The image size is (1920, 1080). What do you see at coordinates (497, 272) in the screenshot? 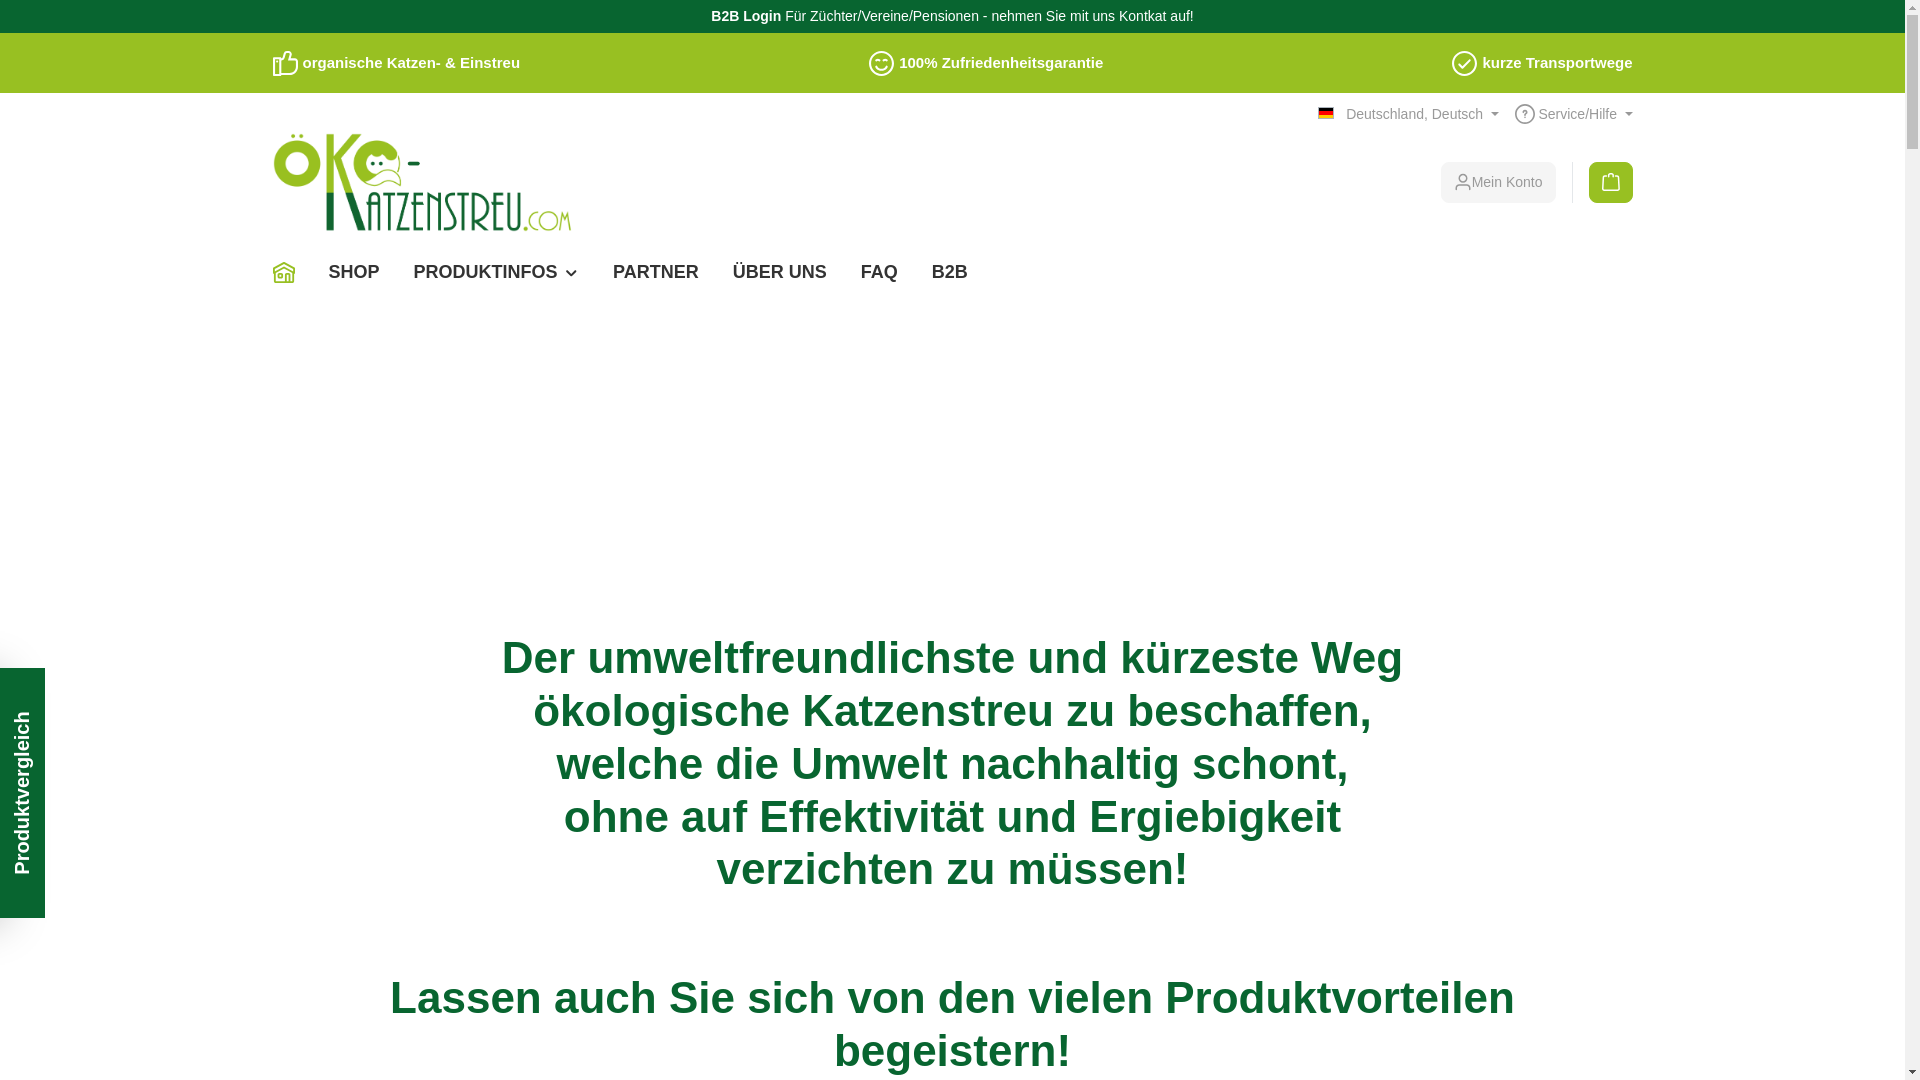
I see `'PRODUKTINFOS'` at bounding box center [497, 272].